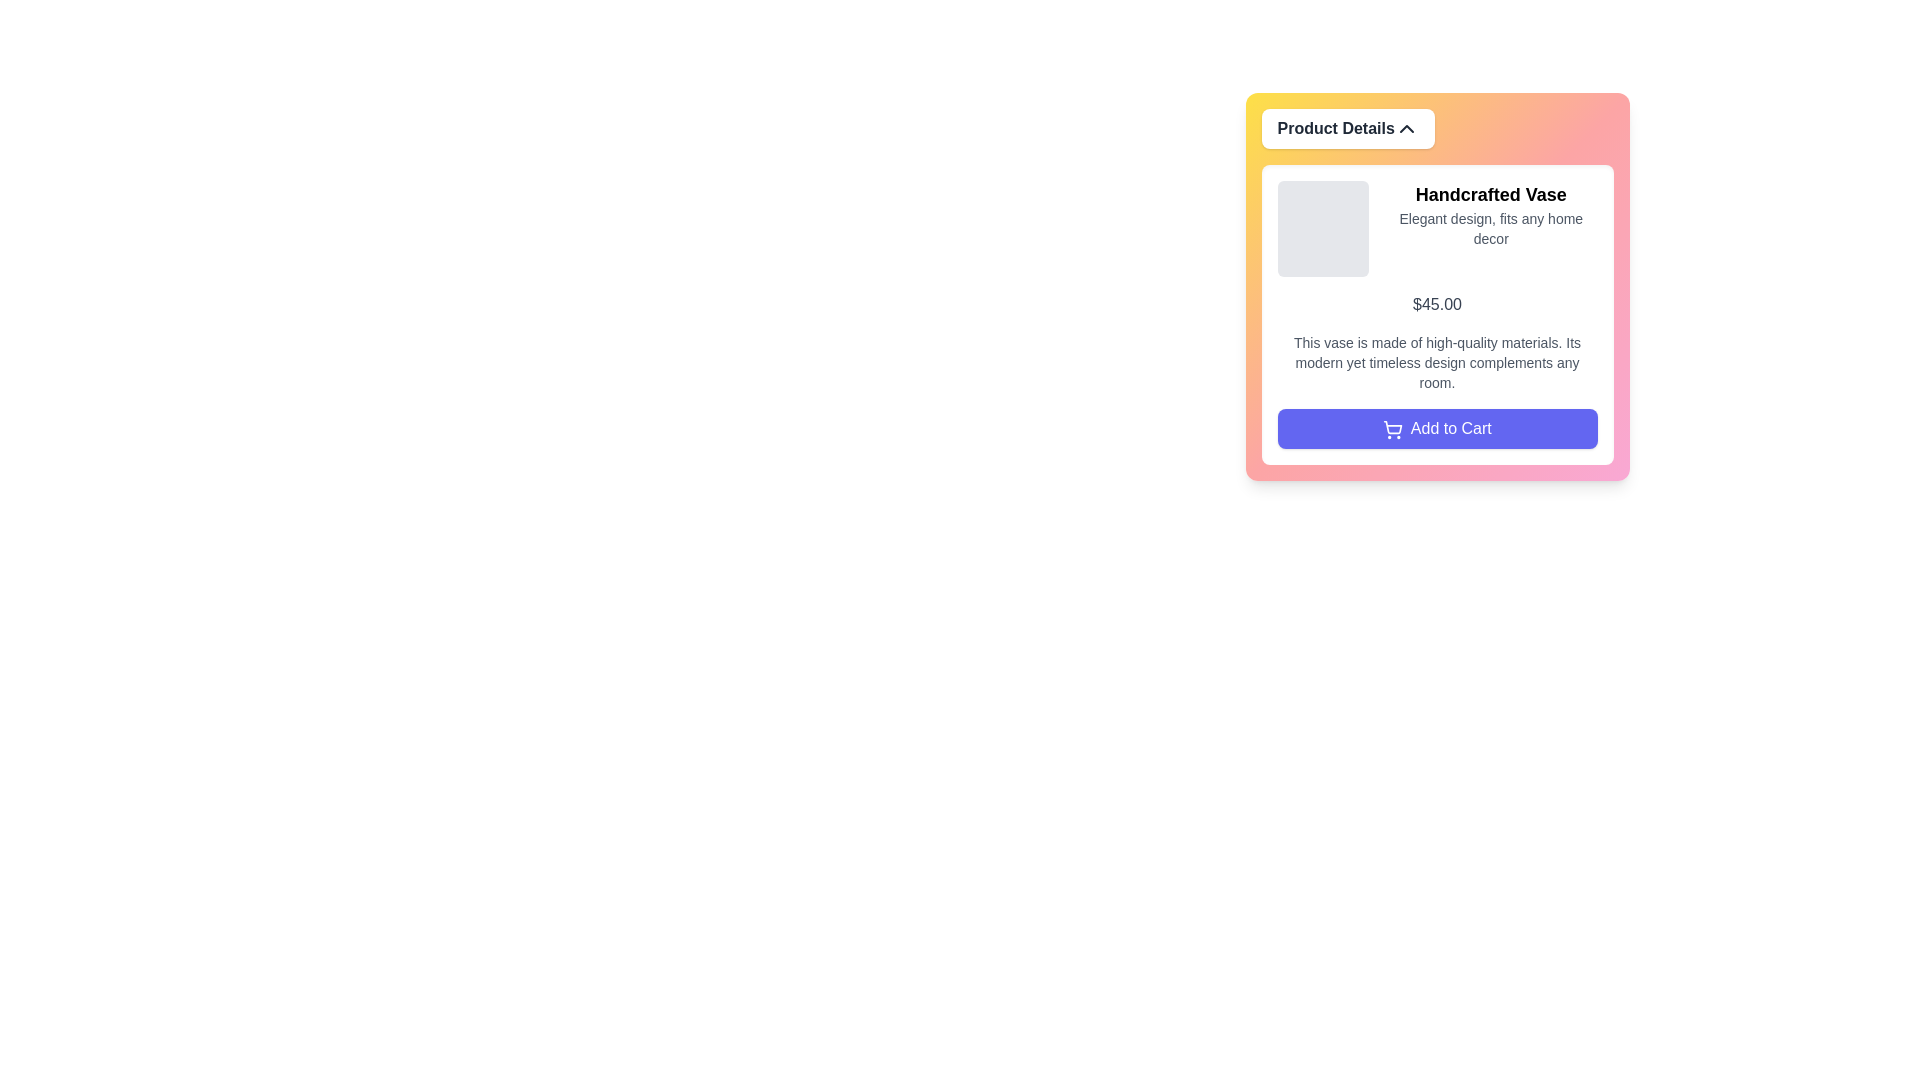 This screenshot has width=1920, height=1080. What do you see at coordinates (1436, 427) in the screenshot?
I see `the add to cart button located at the bottom of the product card` at bounding box center [1436, 427].